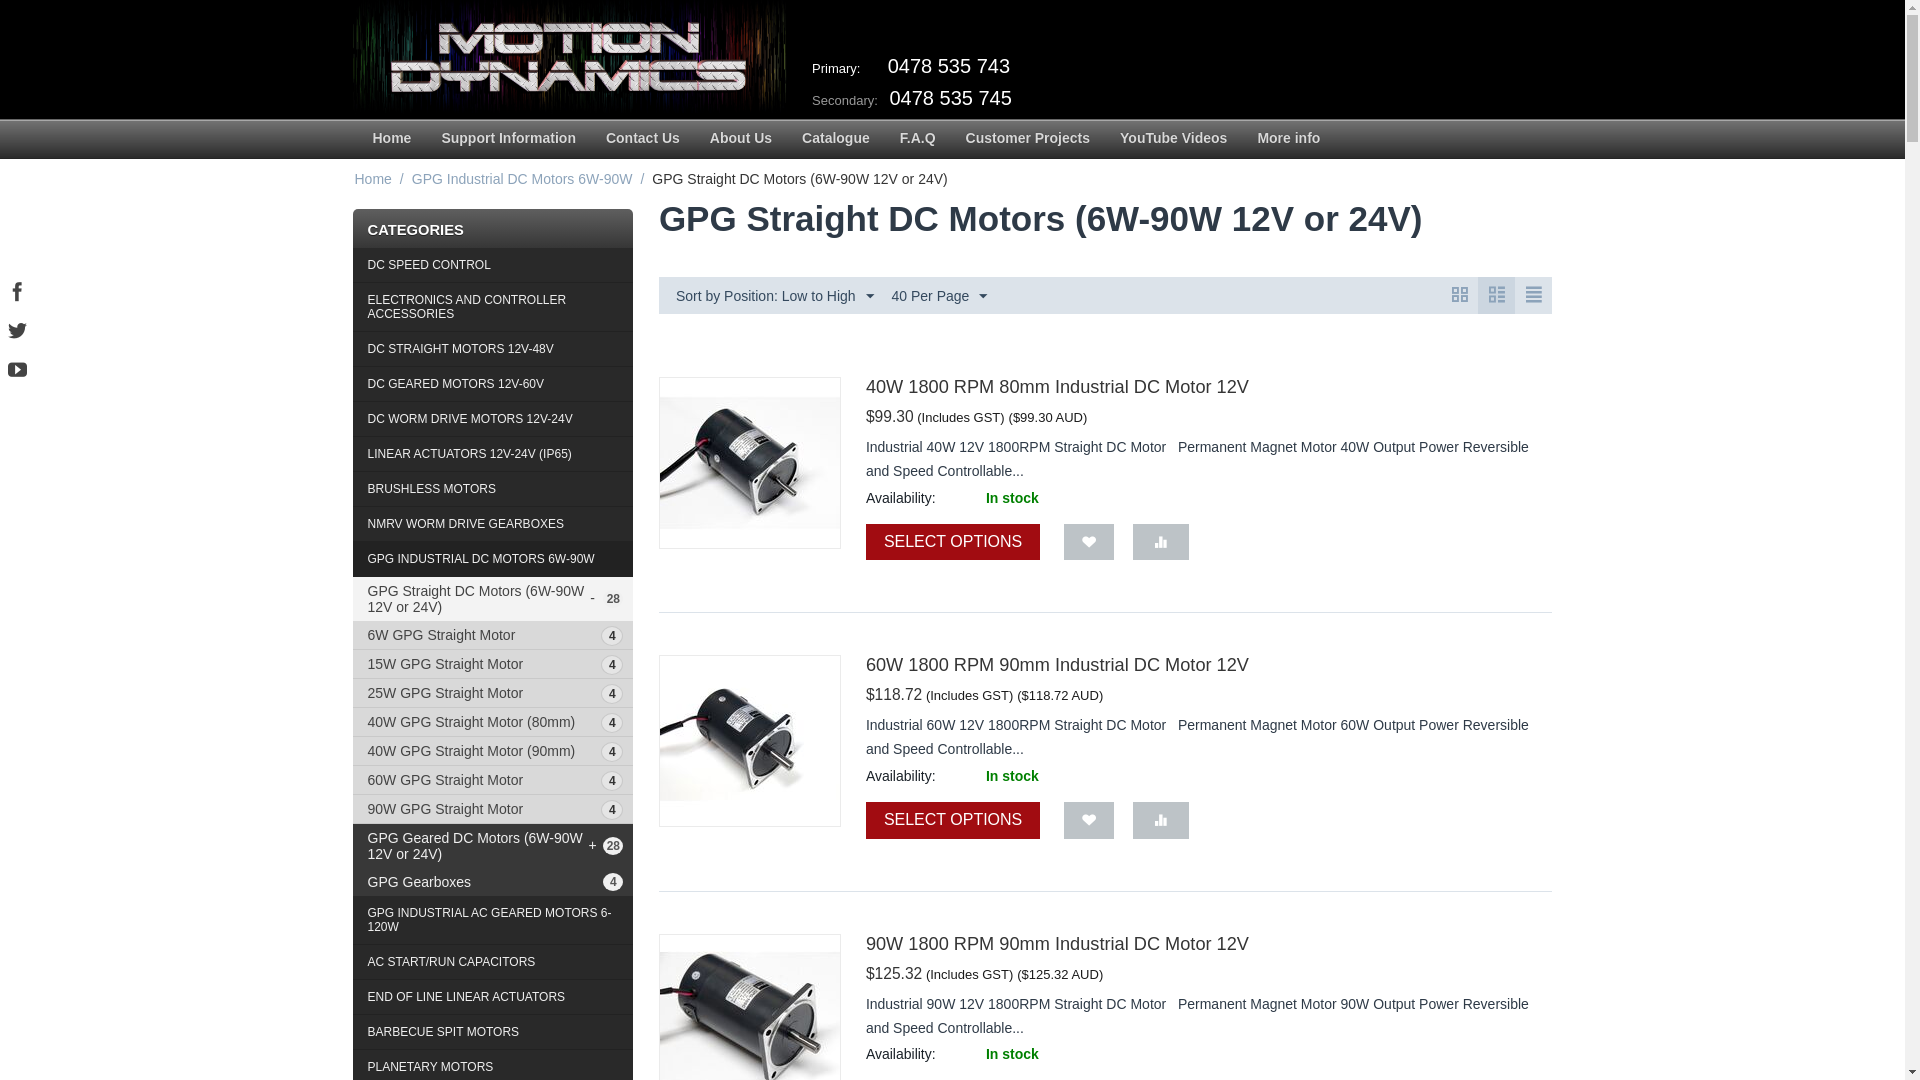  I want to click on '40W GPG Straight Motor (90mm), so click(492, 751).